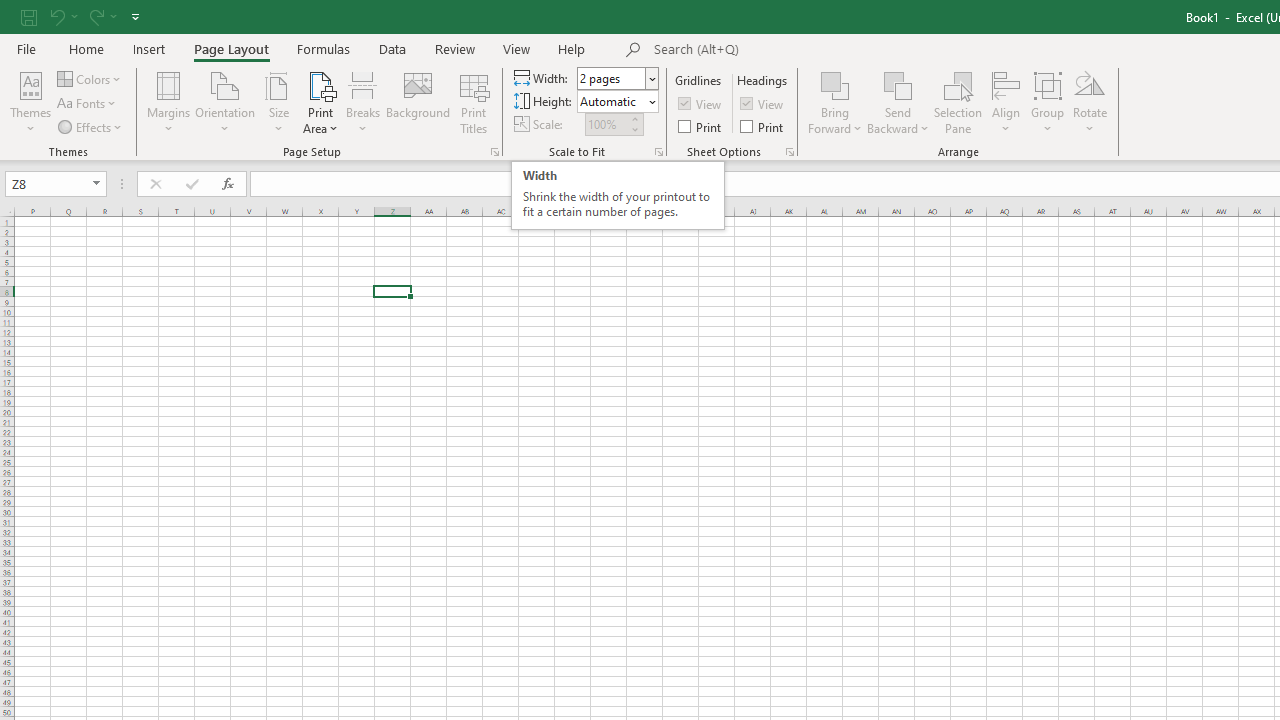 This screenshot has width=1280, height=720. Describe the element at coordinates (26, 47) in the screenshot. I see `'File Tab'` at that location.